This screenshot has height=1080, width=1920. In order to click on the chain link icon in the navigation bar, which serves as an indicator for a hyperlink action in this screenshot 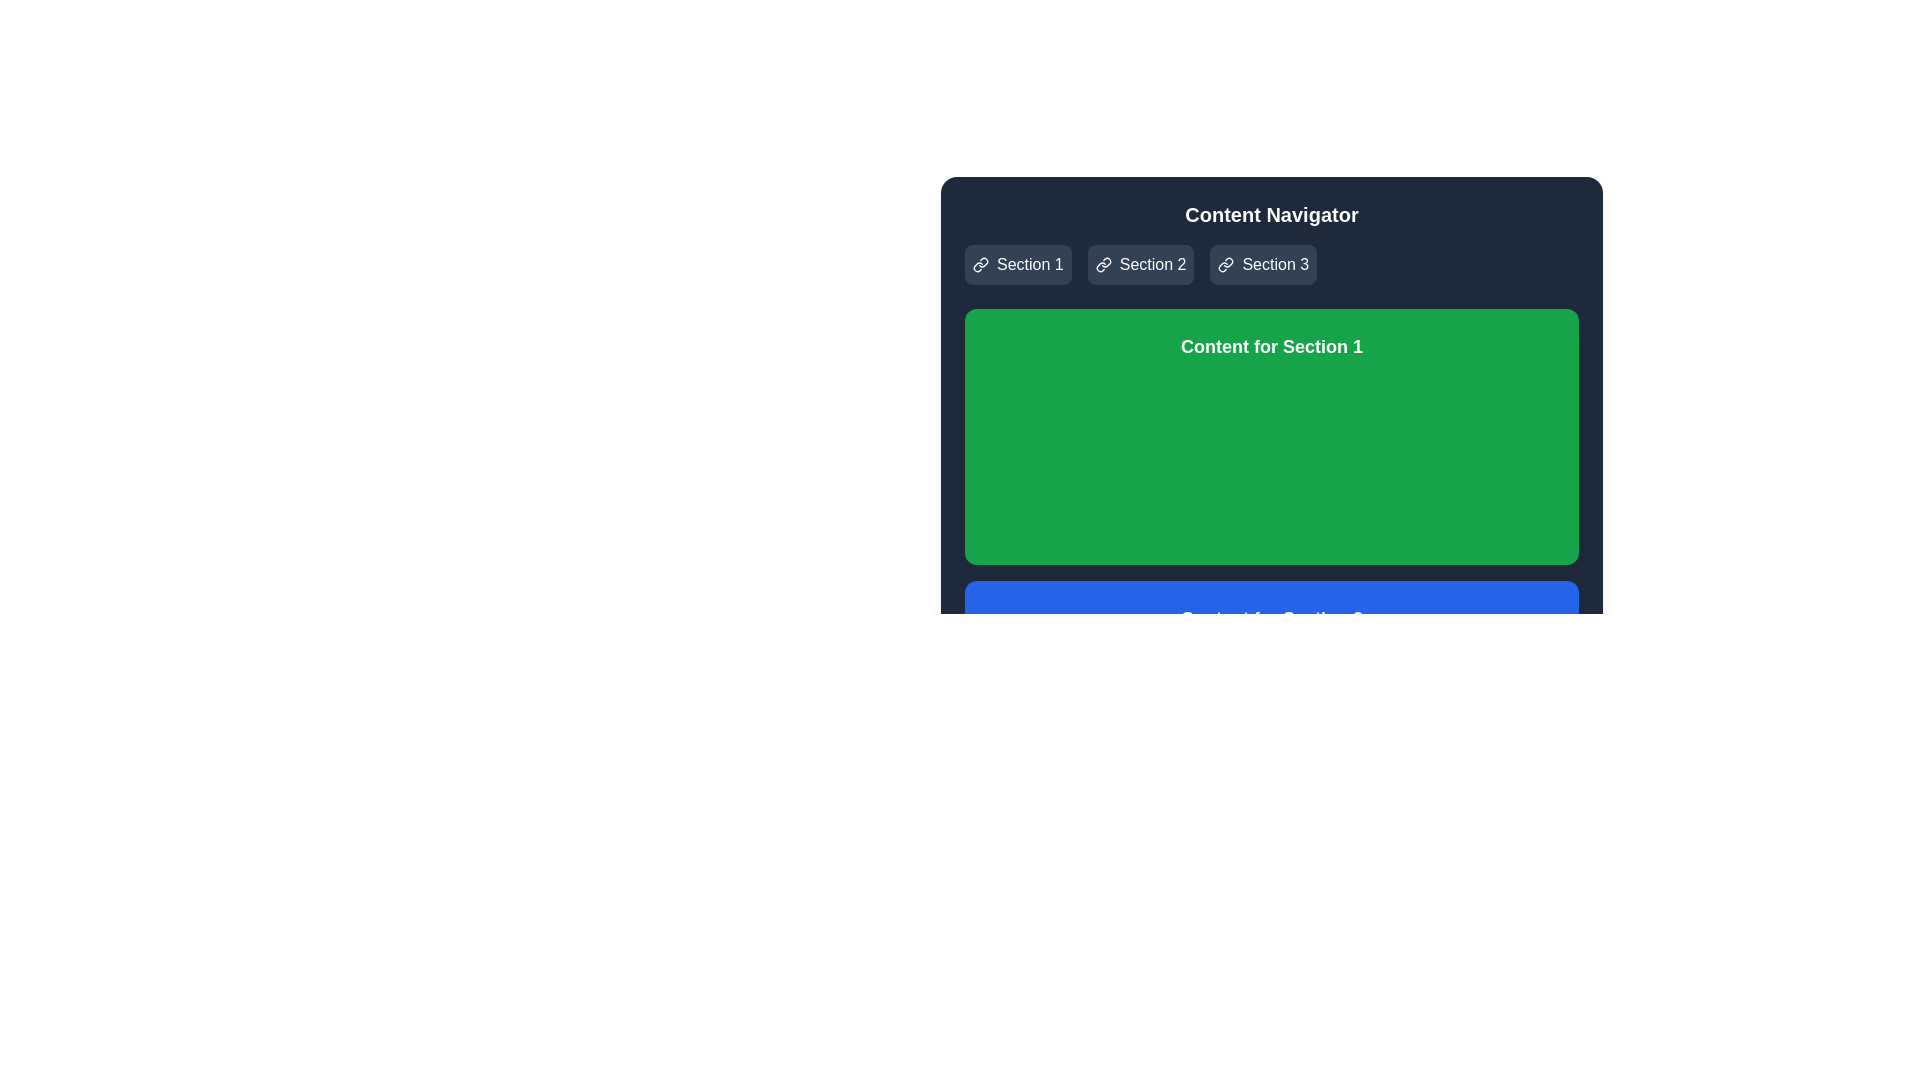, I will do `click(1105, 261)`.